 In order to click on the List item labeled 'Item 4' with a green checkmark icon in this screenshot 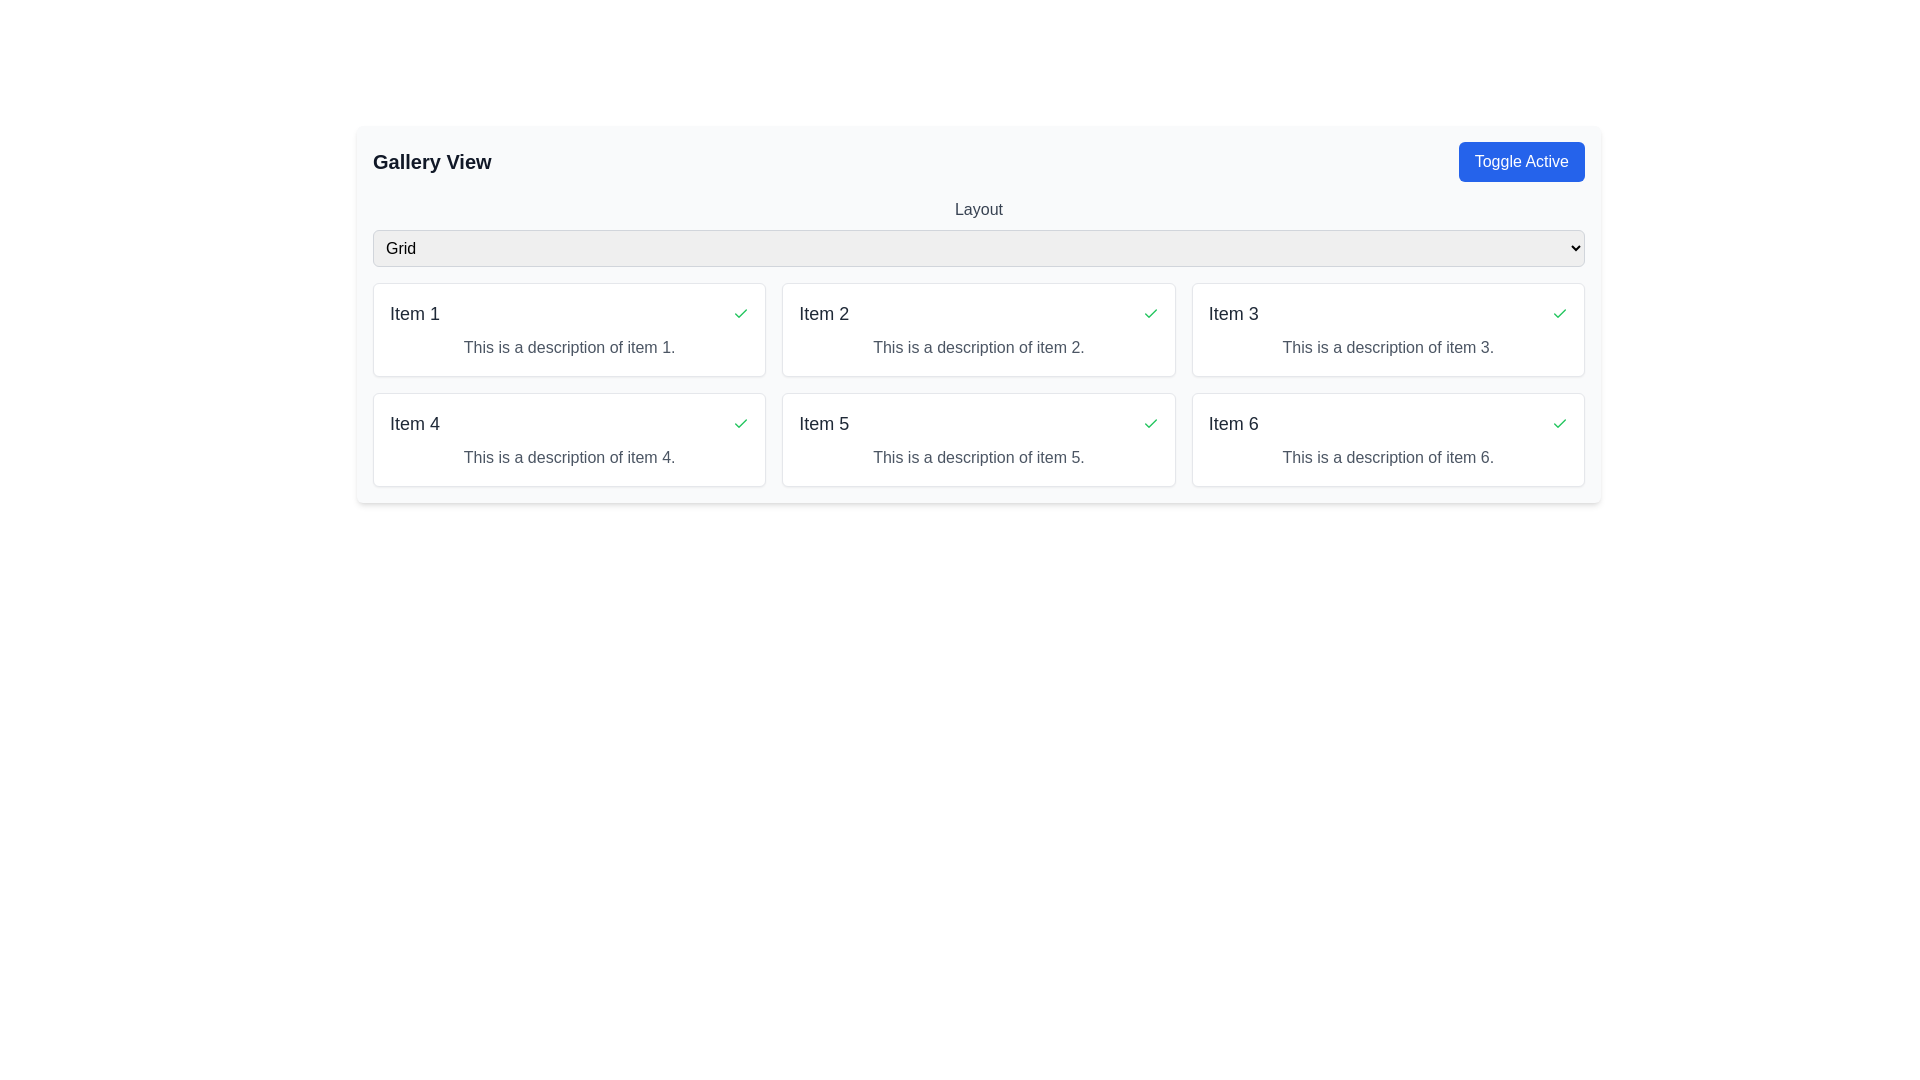, I will do `click(568, 423)`.